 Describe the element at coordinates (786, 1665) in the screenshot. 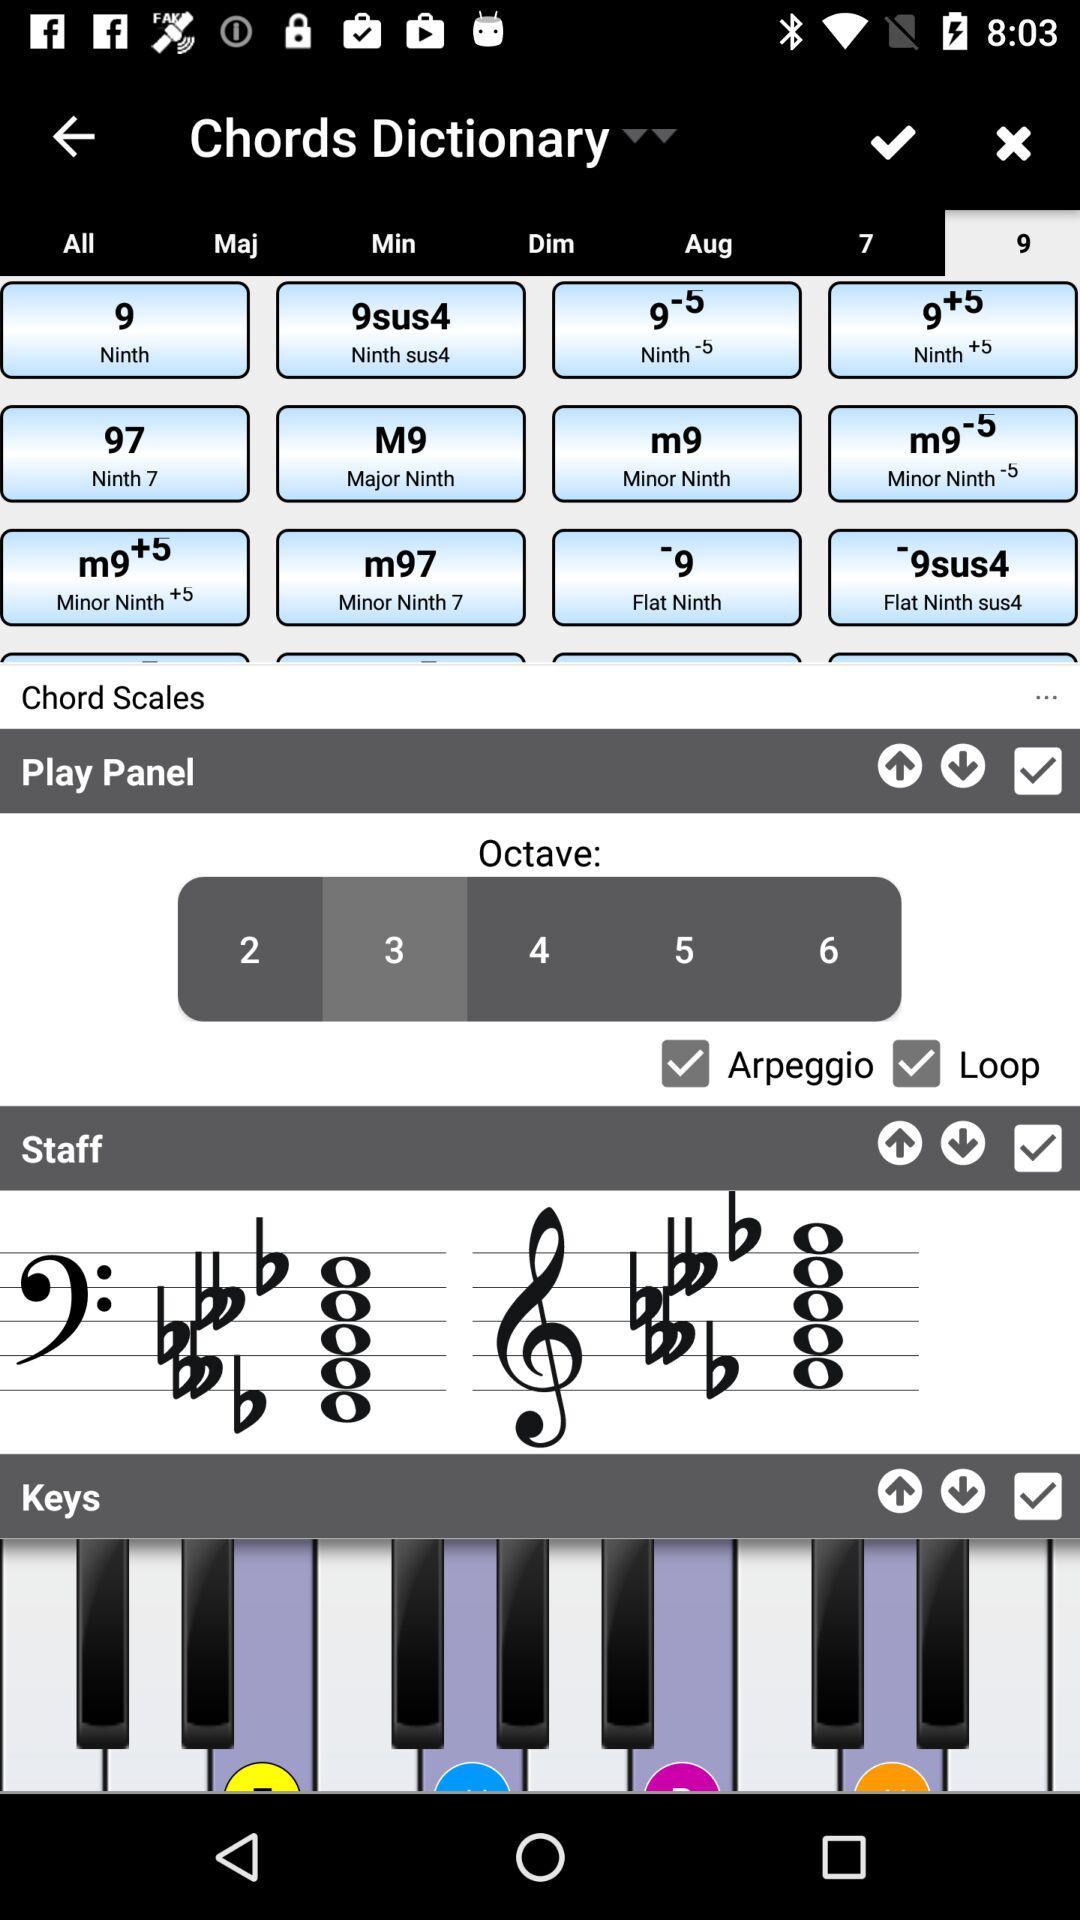

I see `click the piano button` at that location.